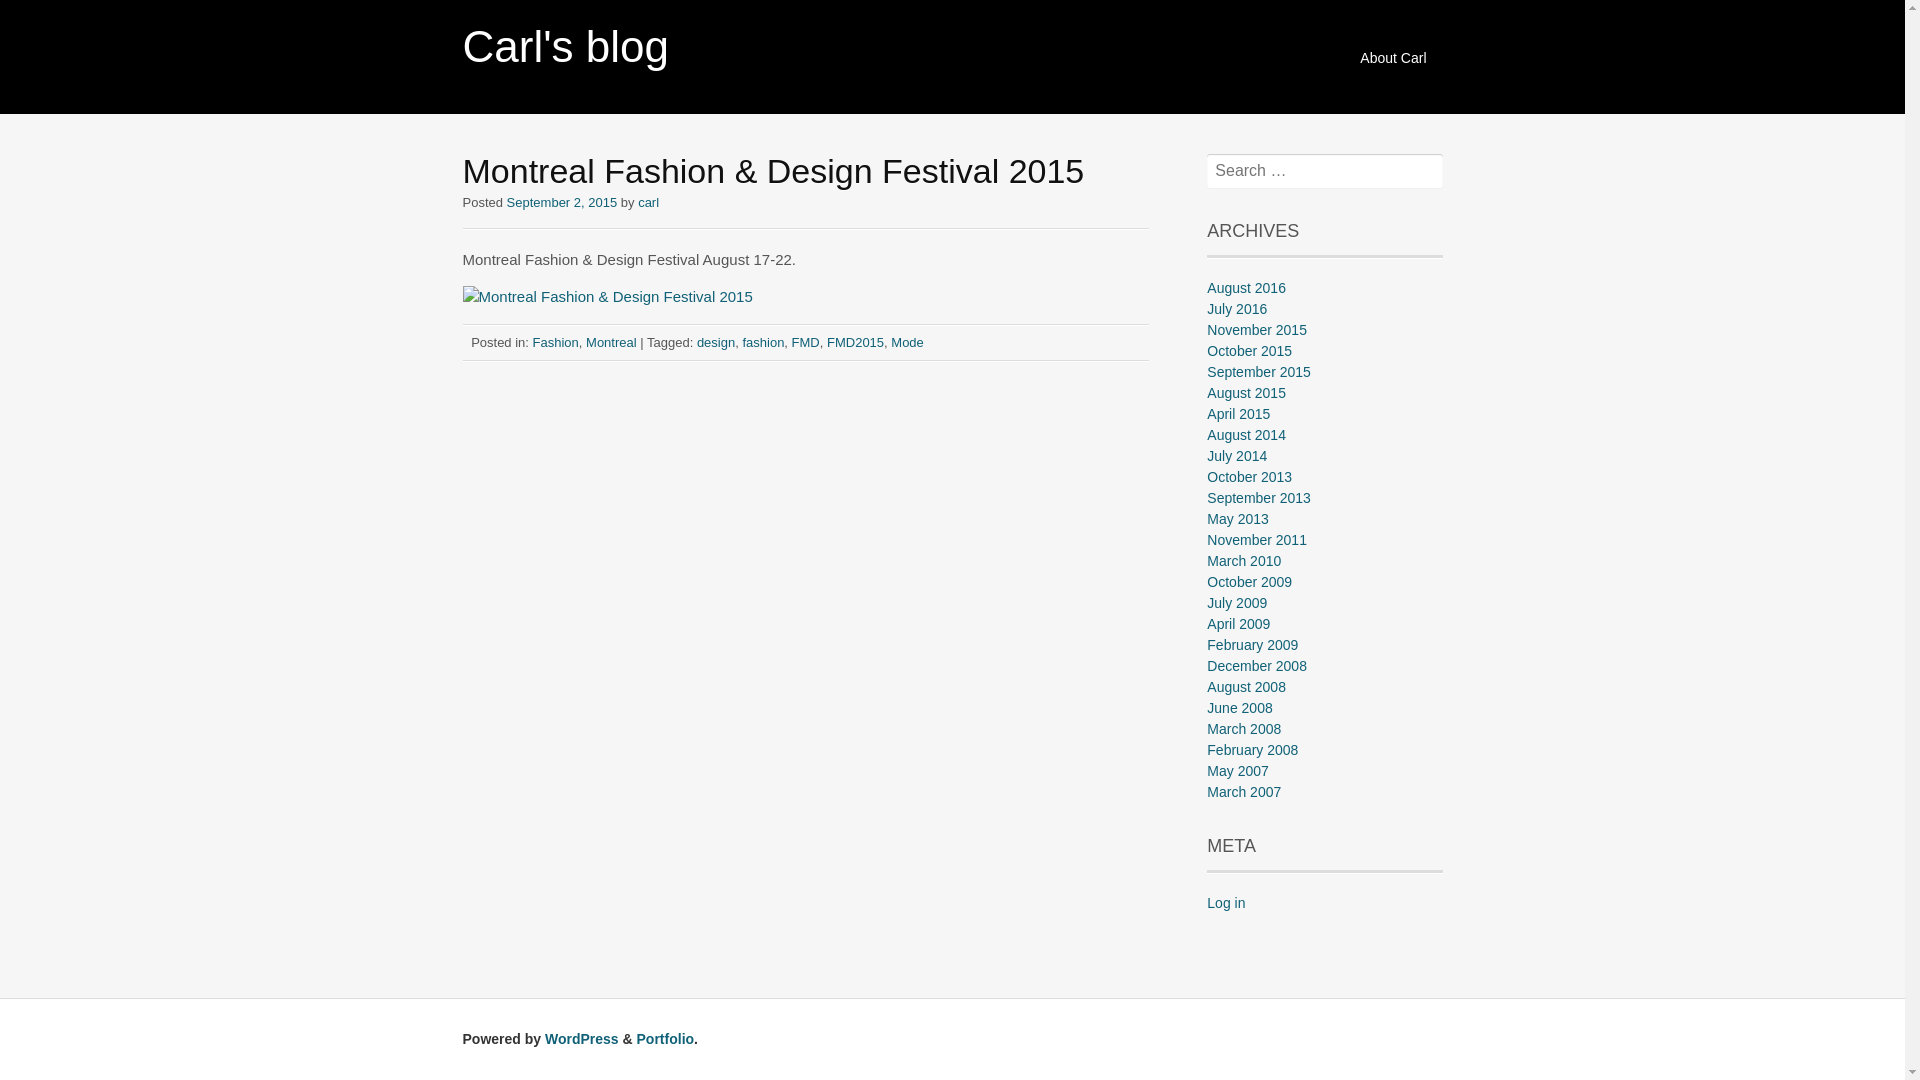 The height and width of the screenshot is (1080, 1920). I want to click on 'August 2016', so click(1245, 288).